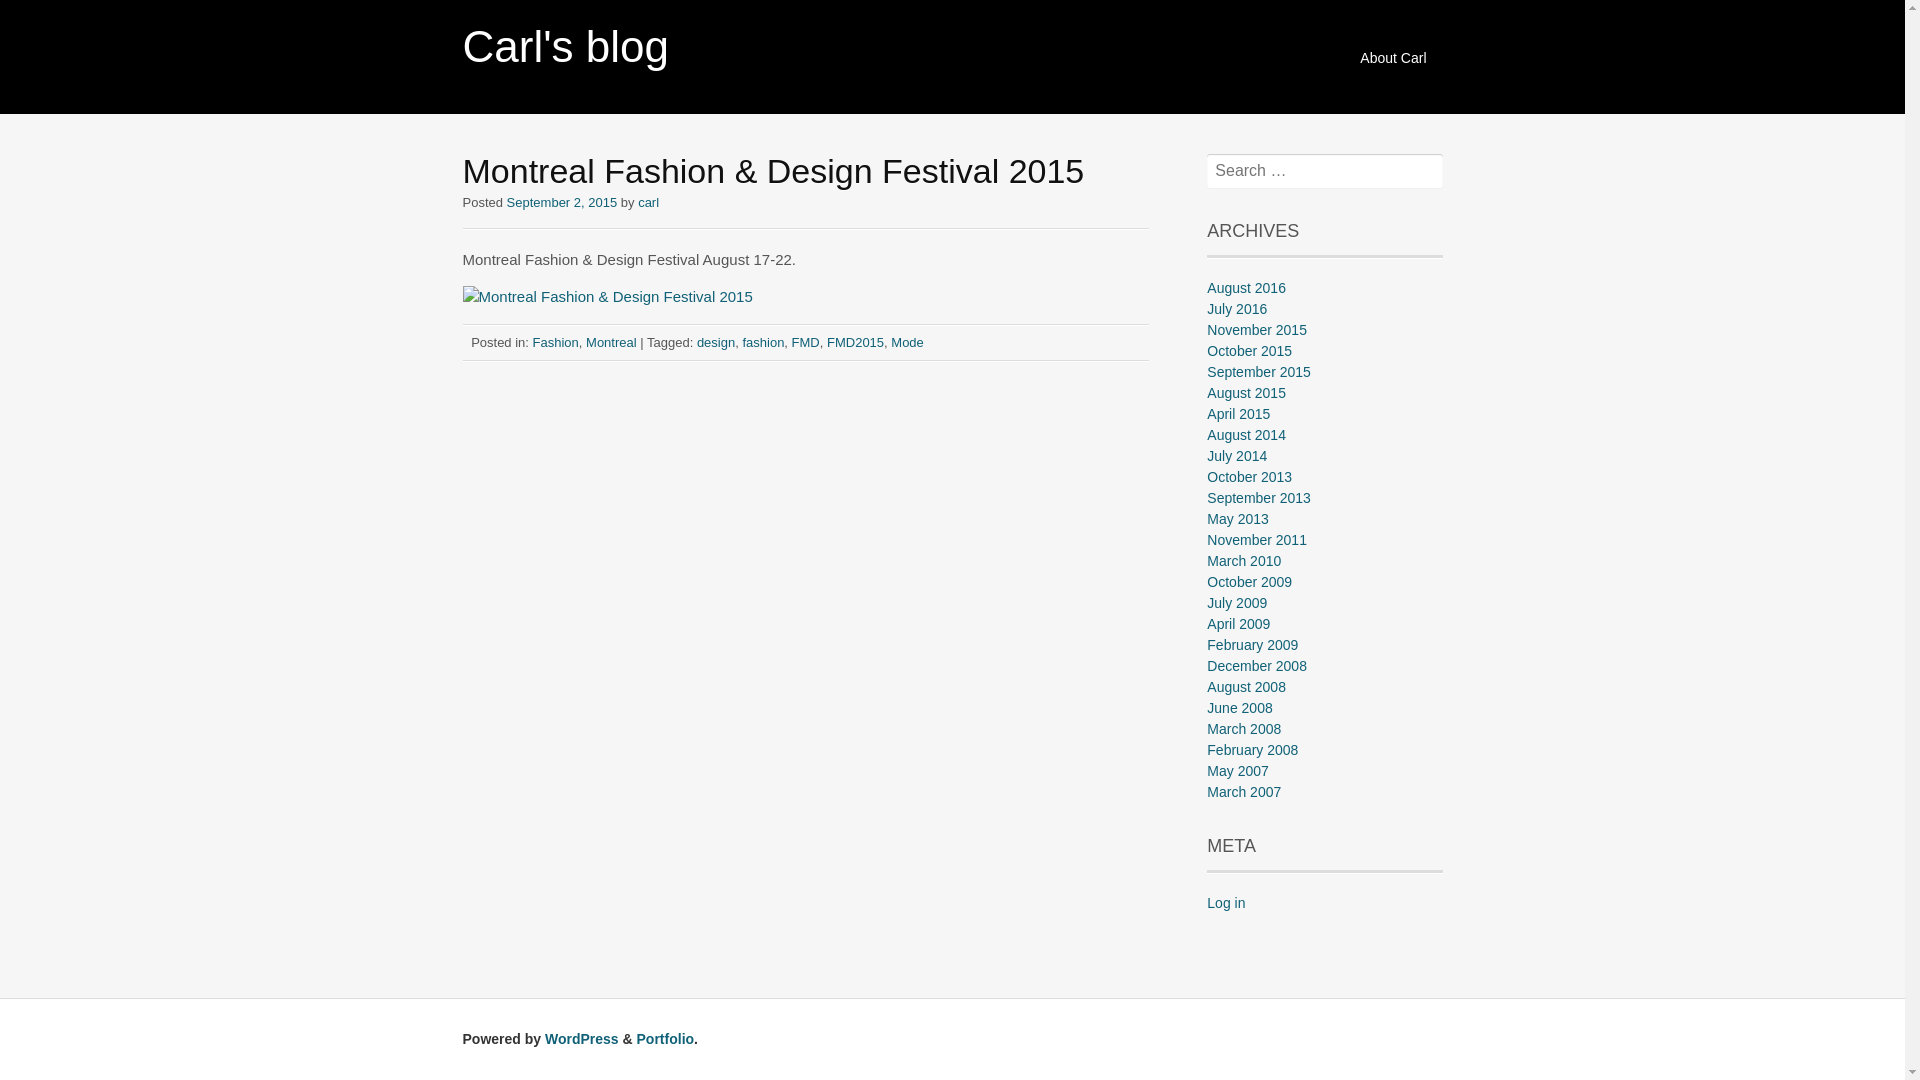 The height and width of the screenshot is (1080, 1920). I want to click on 'August 2016', so click(1245, 288).